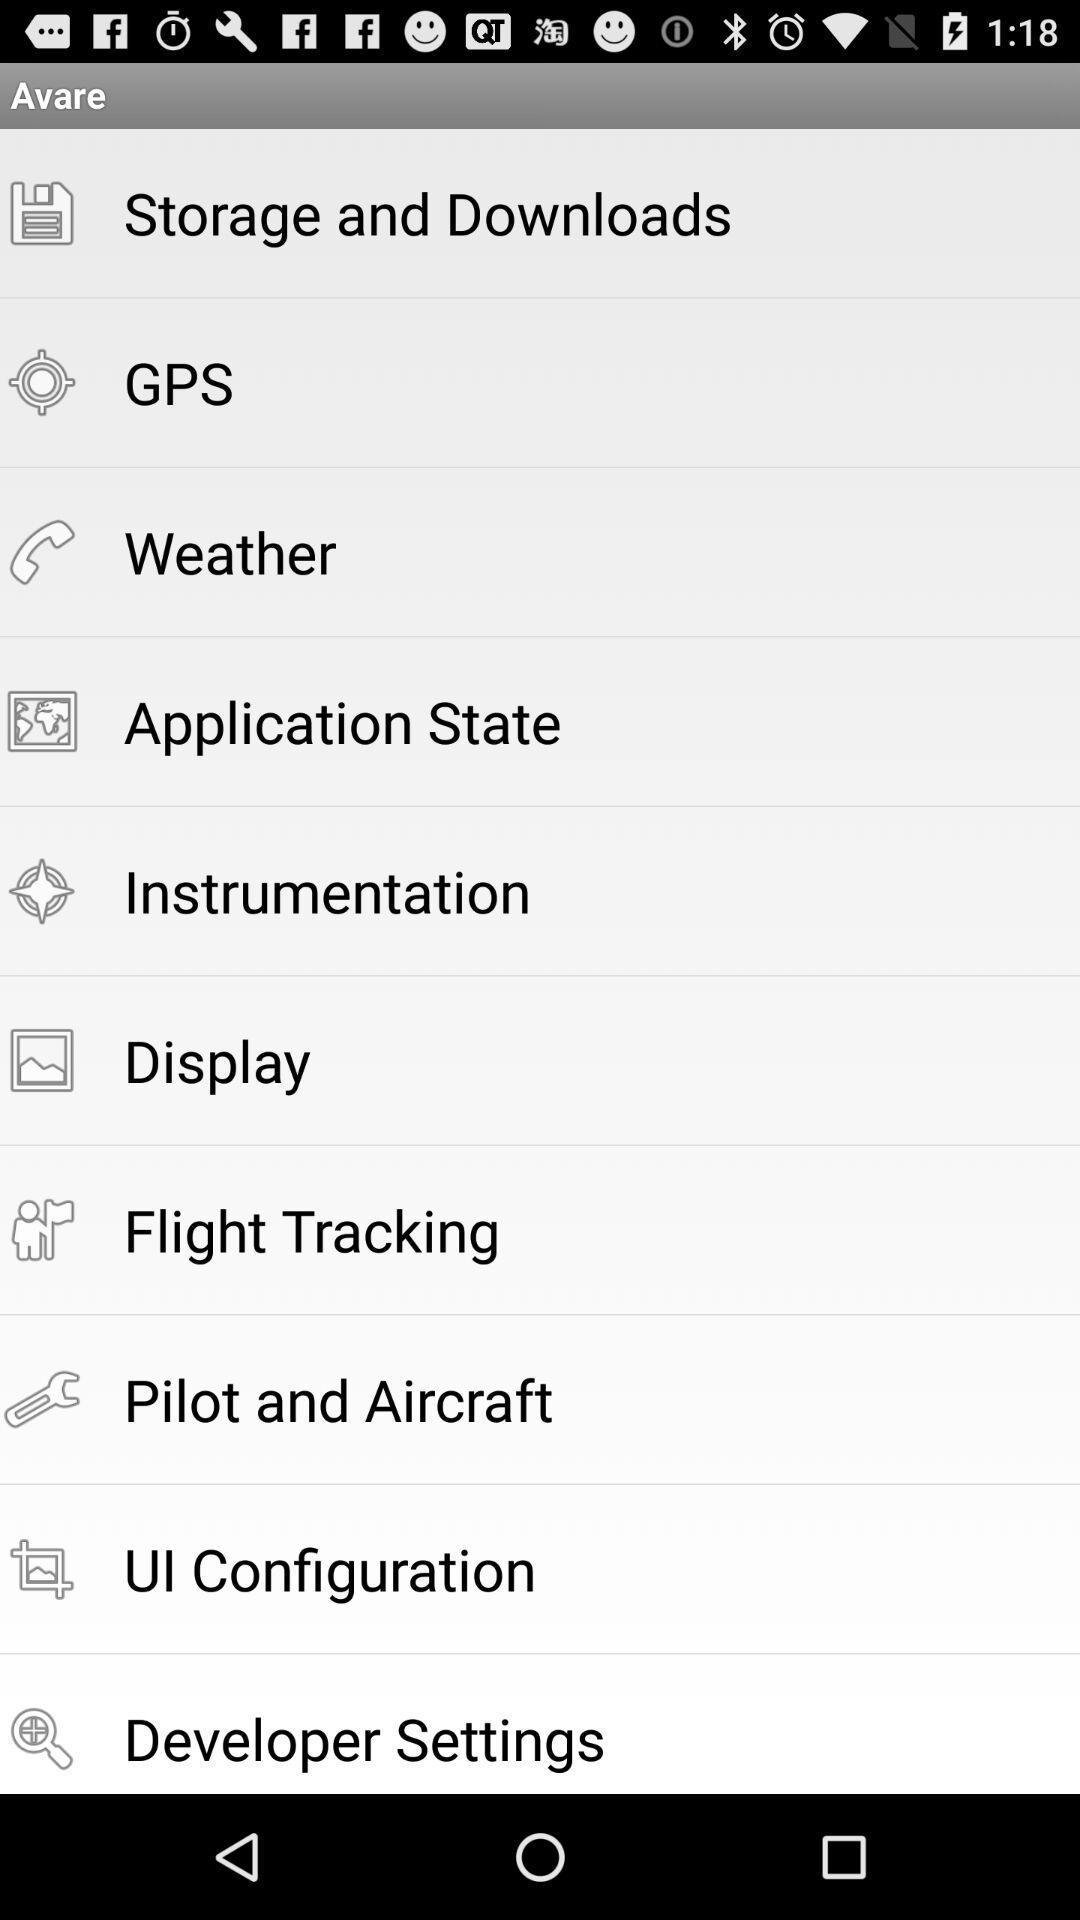 The image size is (1080, 1920). What do you see at coordinates (337, 1398) in the screenshot?
I see `the app above ui configuration app` at bounding box center [337, 1398].